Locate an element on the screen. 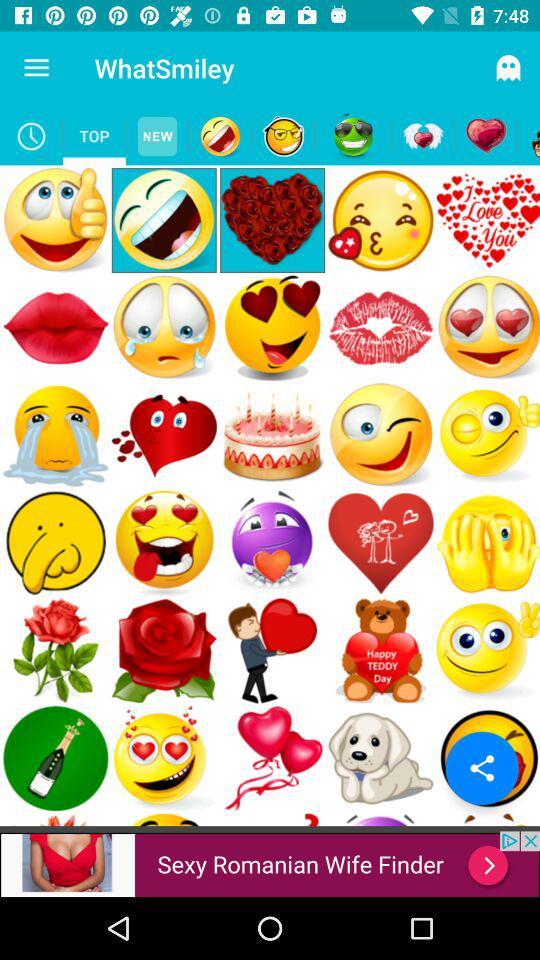 Image resolution: width=540 pixels, height=960 pixels. smiley button is located at coordinates (352, 135).